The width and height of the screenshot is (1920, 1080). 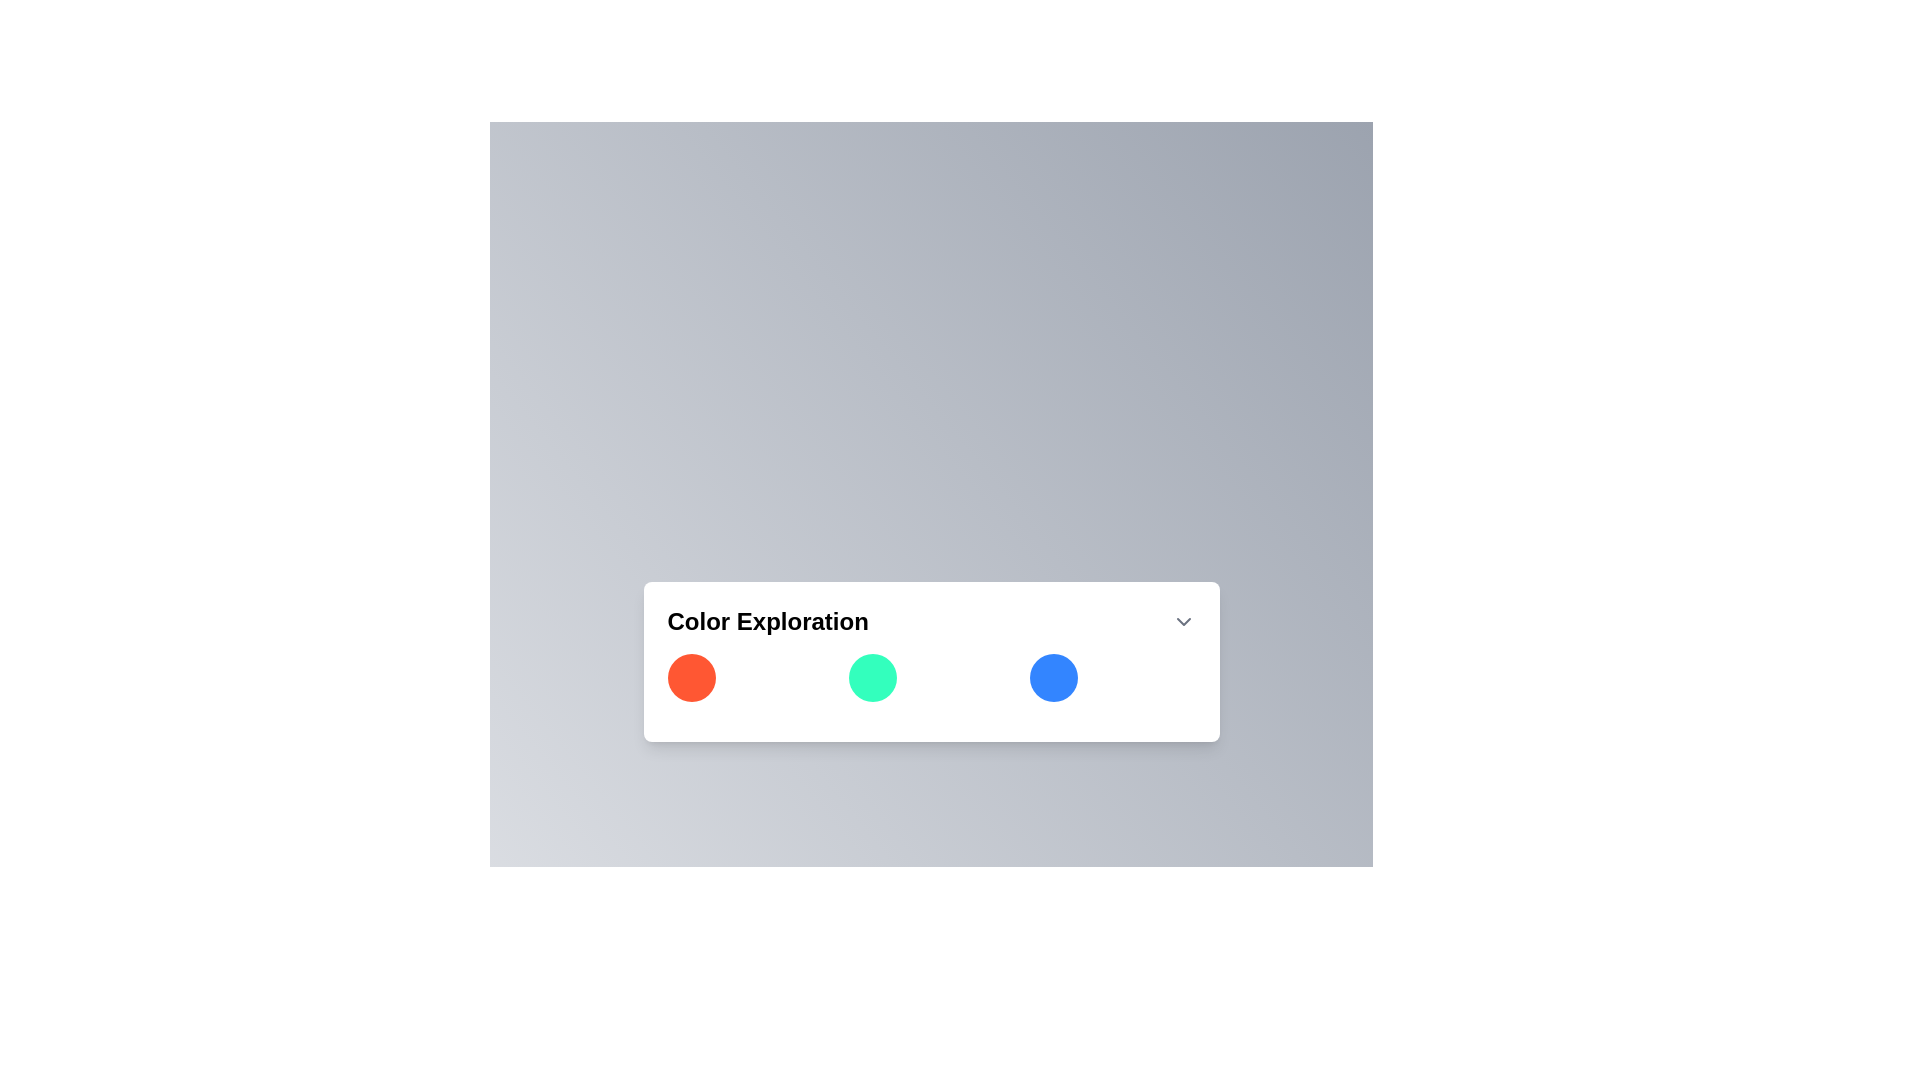 I want to click on the small circular orange button located in the top-left corner of the grid layout under the 'Color Exploration' title, so click(x=691, y=677).